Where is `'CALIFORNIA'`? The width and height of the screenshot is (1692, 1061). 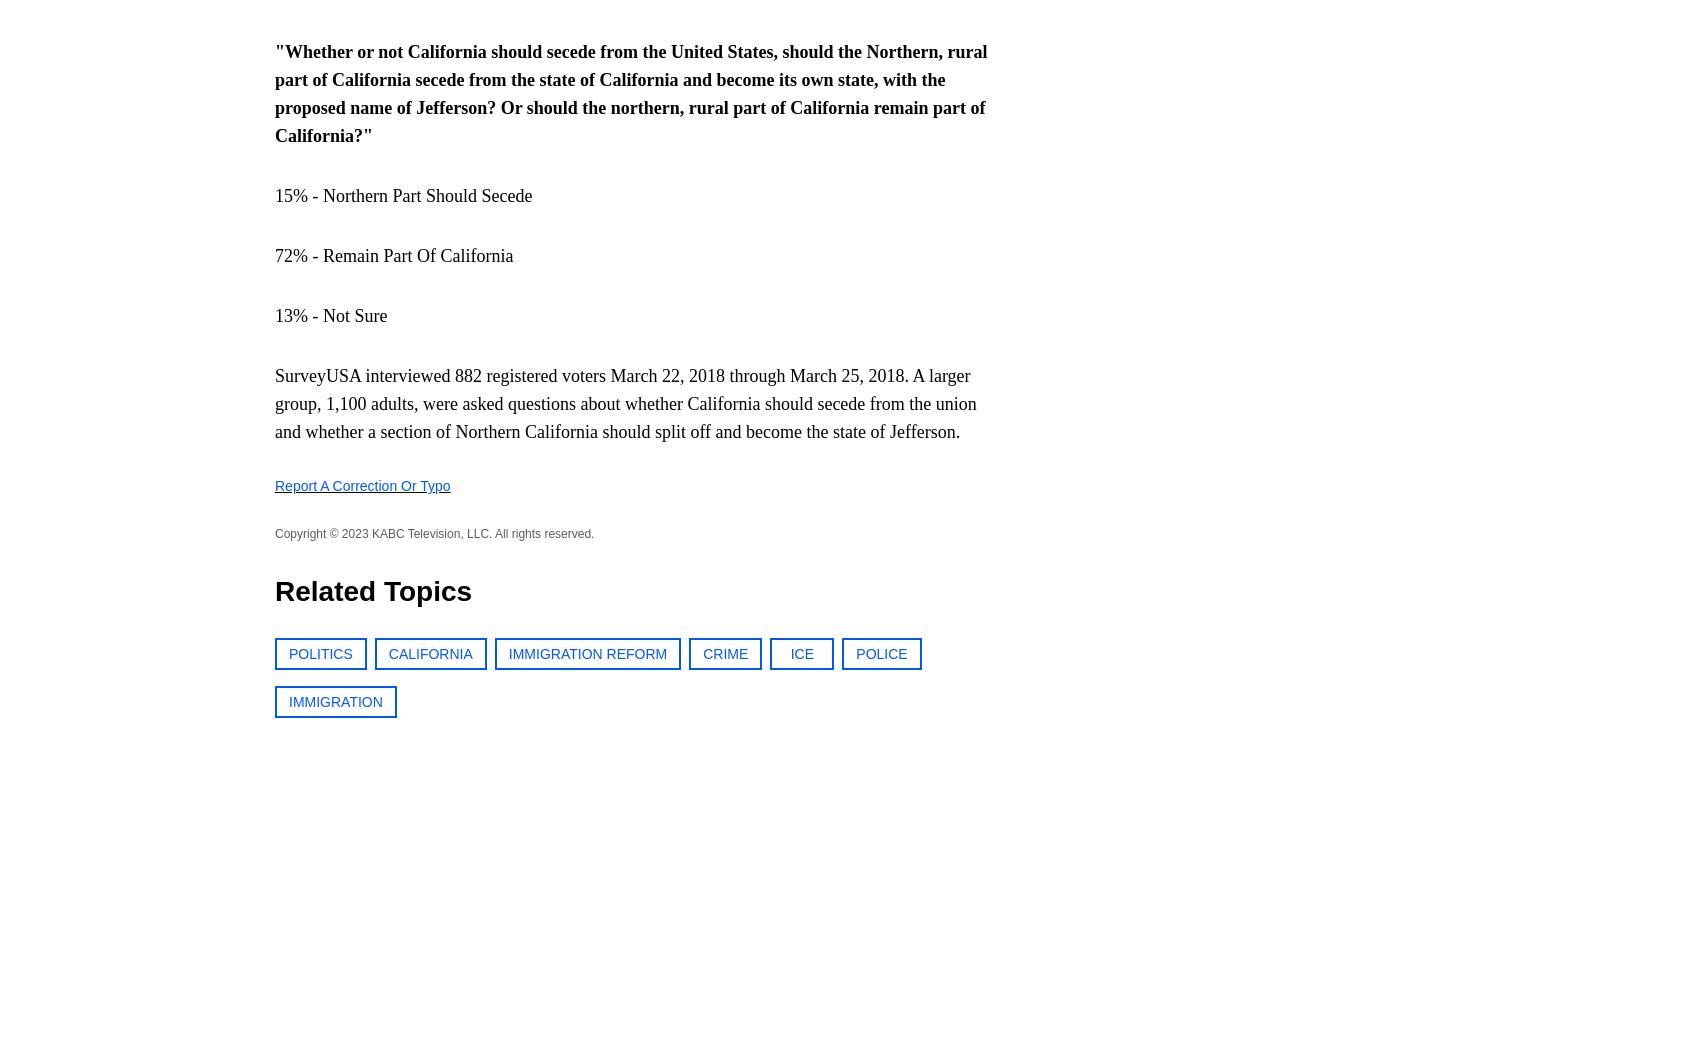
'CALIFORNIA' is located at coordinates (428, 653).